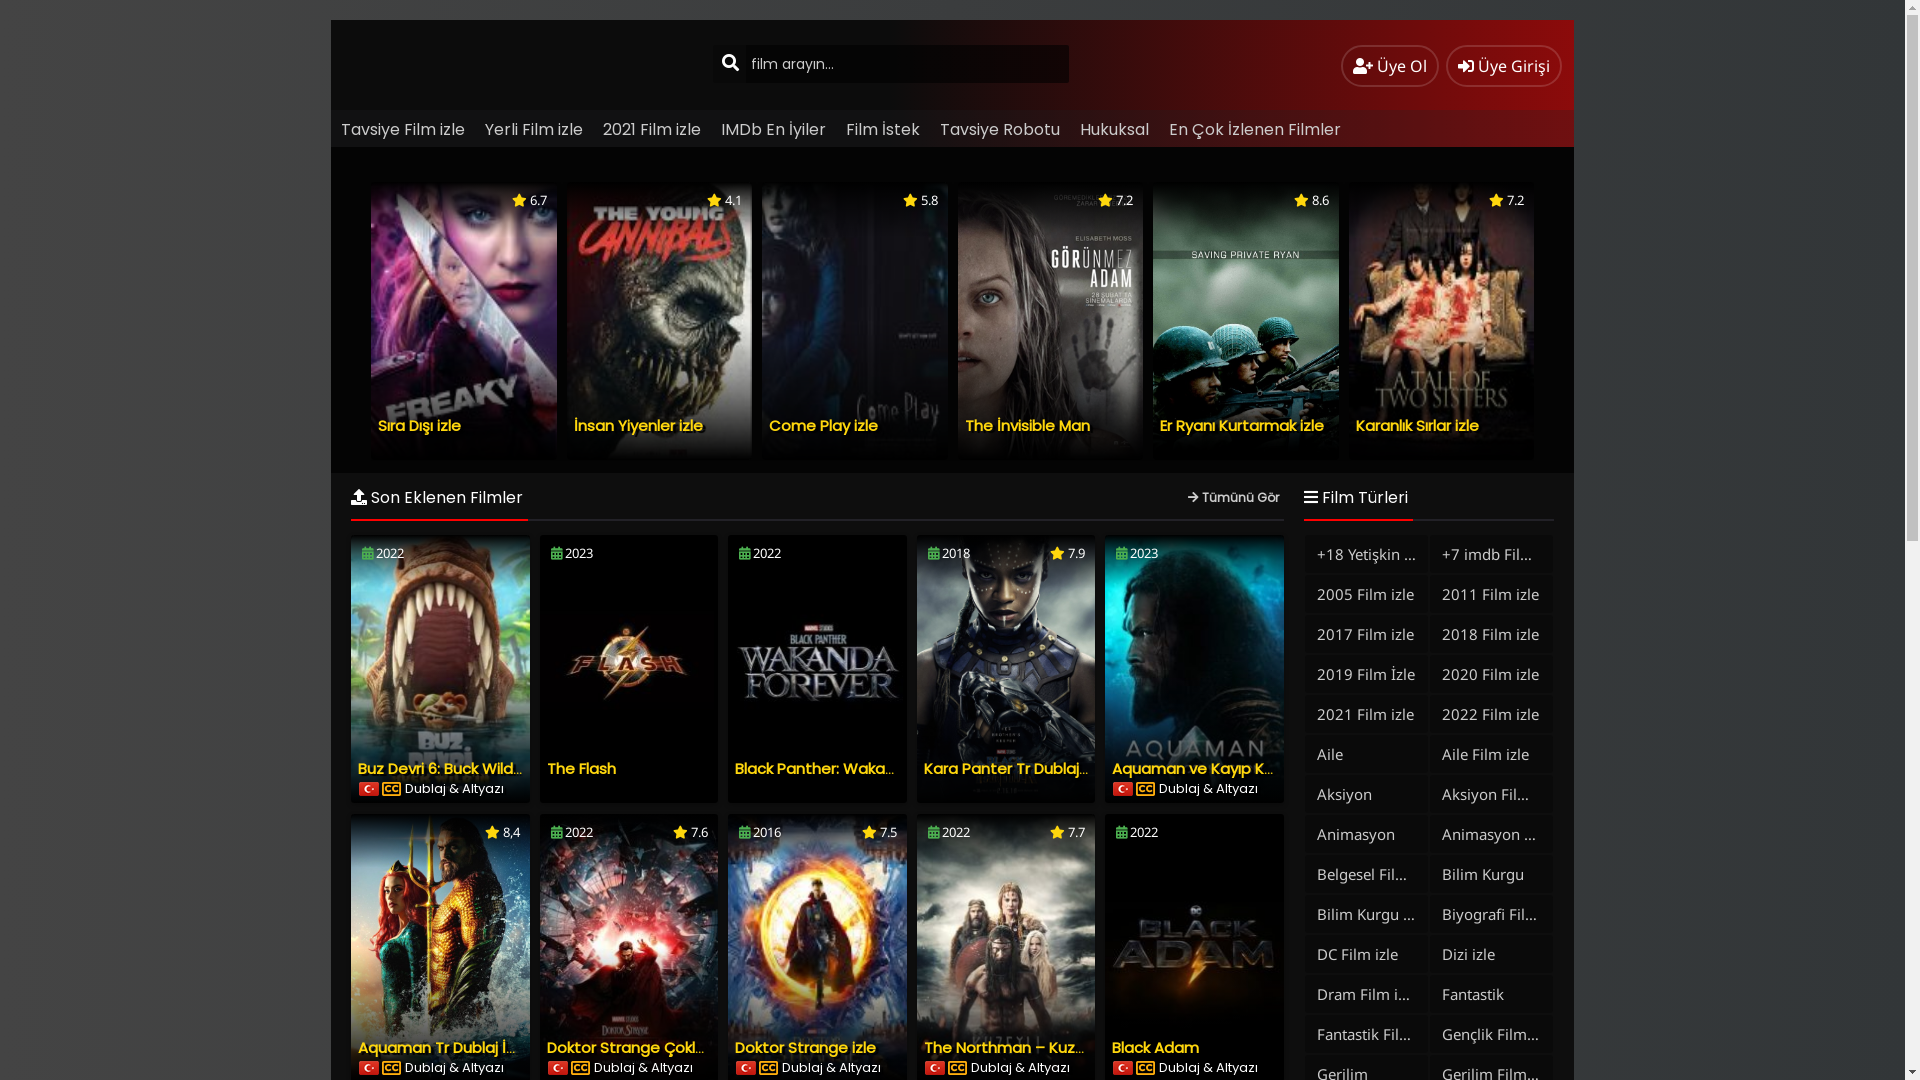  I want to click on '2022 Film izle', so click(1429, 712).